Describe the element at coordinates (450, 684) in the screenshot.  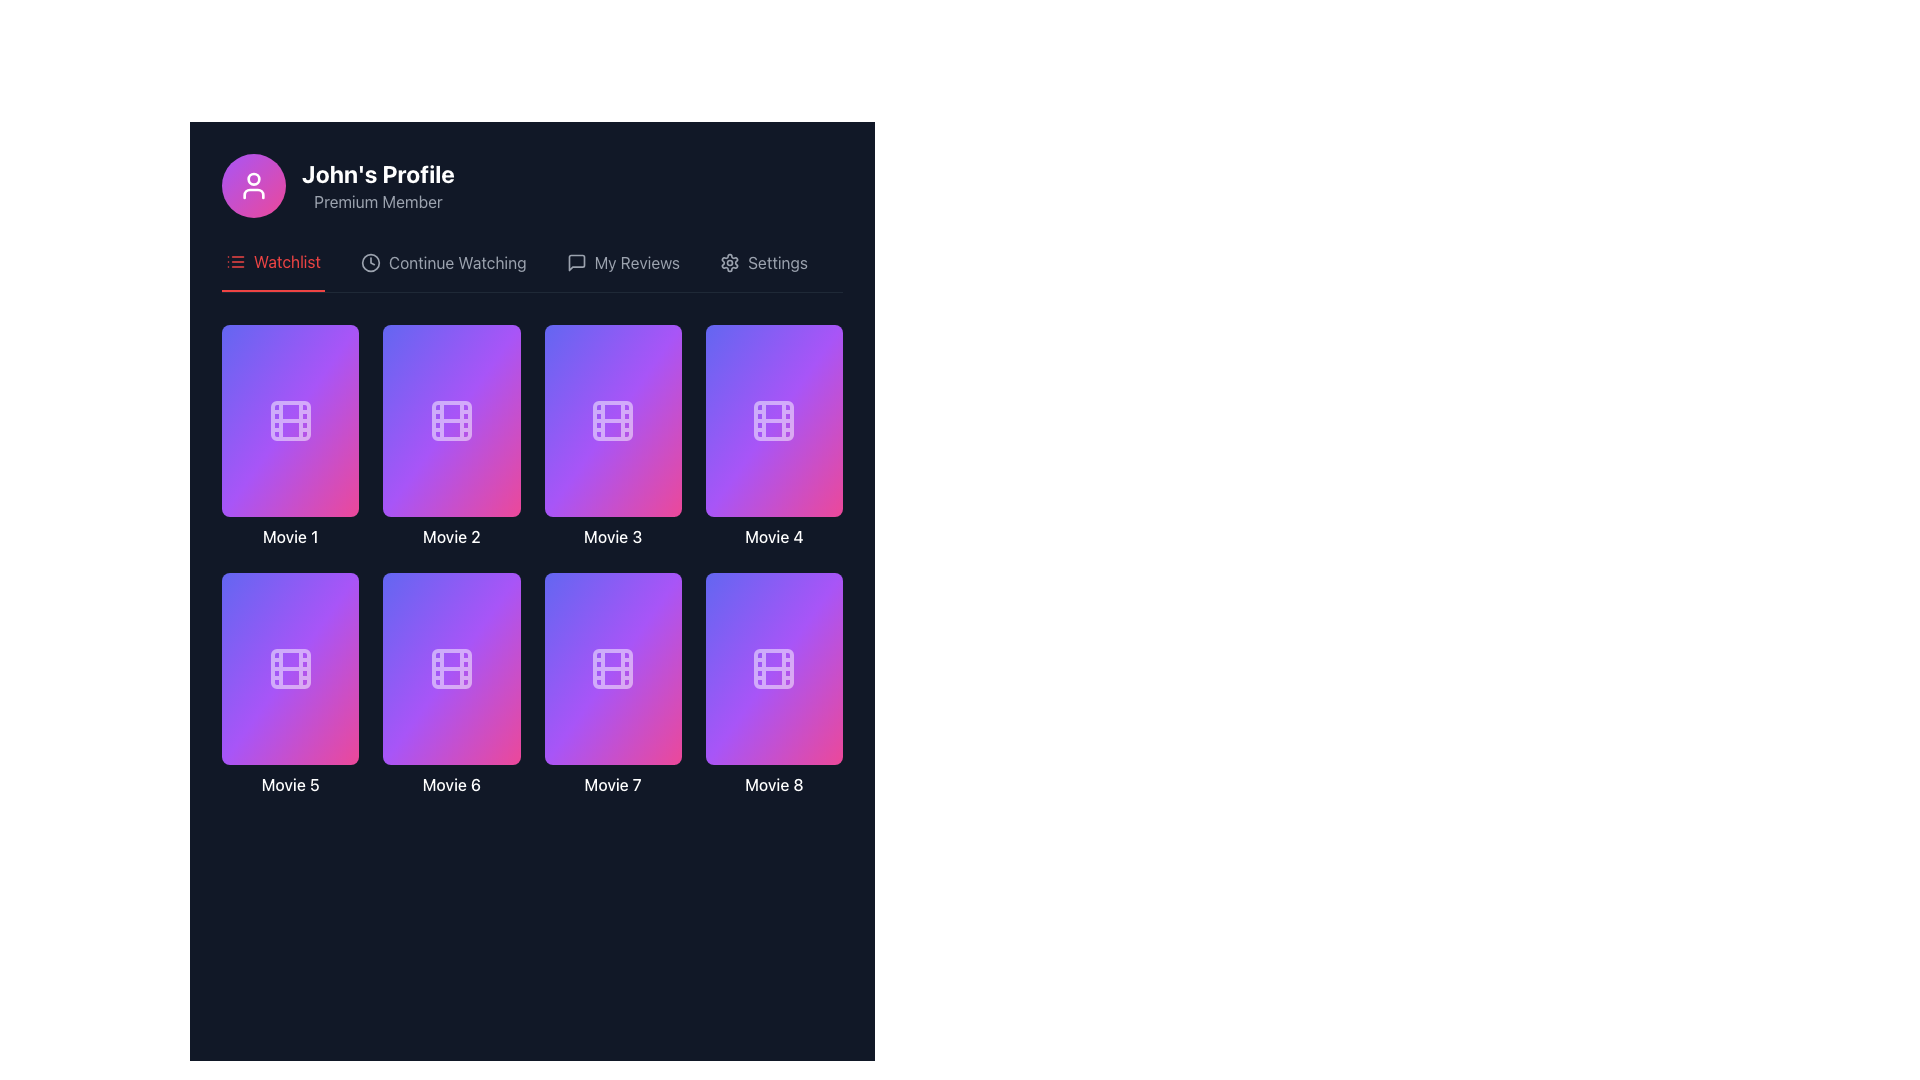
I see `the card labeled 'Movie 6' which is a rectangular button with a gradient background and a film roll icon at its center` at that location.